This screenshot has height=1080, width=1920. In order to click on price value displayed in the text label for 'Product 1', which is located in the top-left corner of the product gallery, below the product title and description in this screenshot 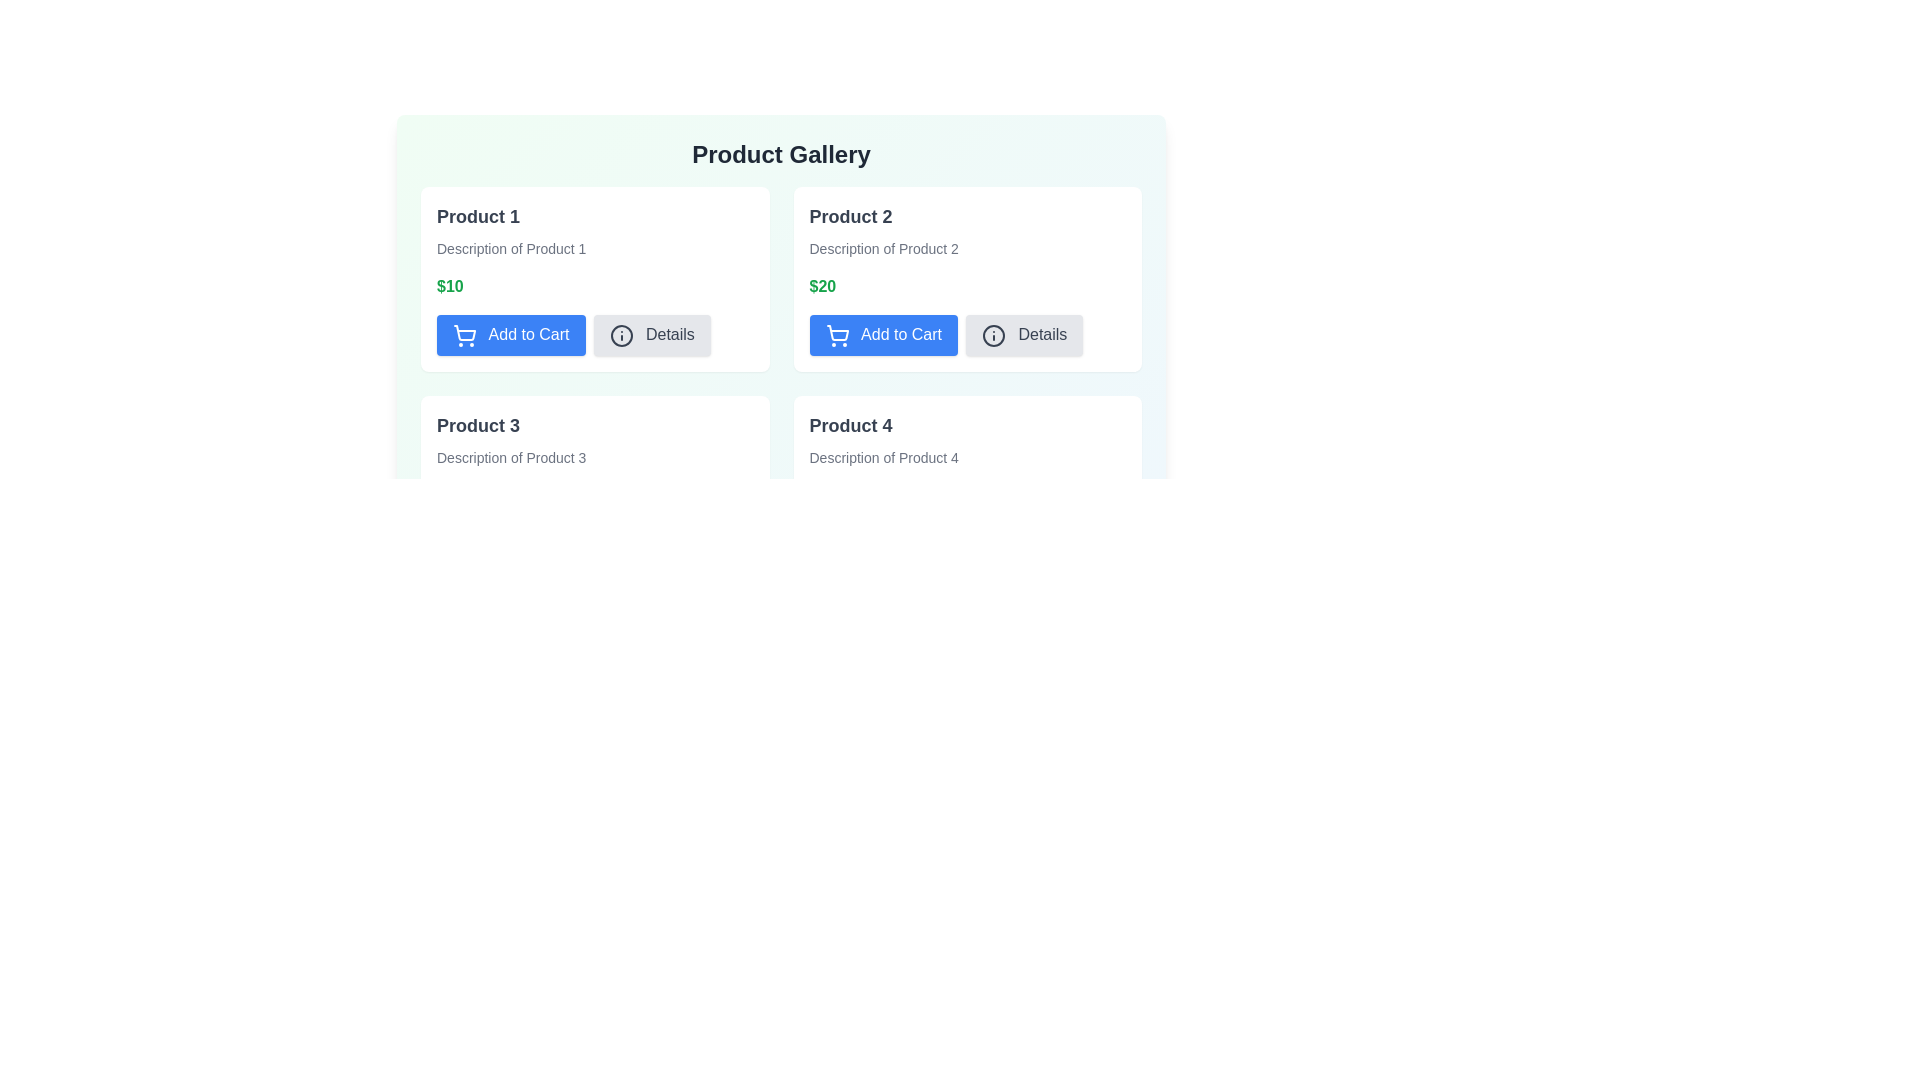, I will do `click(449, 286)`.